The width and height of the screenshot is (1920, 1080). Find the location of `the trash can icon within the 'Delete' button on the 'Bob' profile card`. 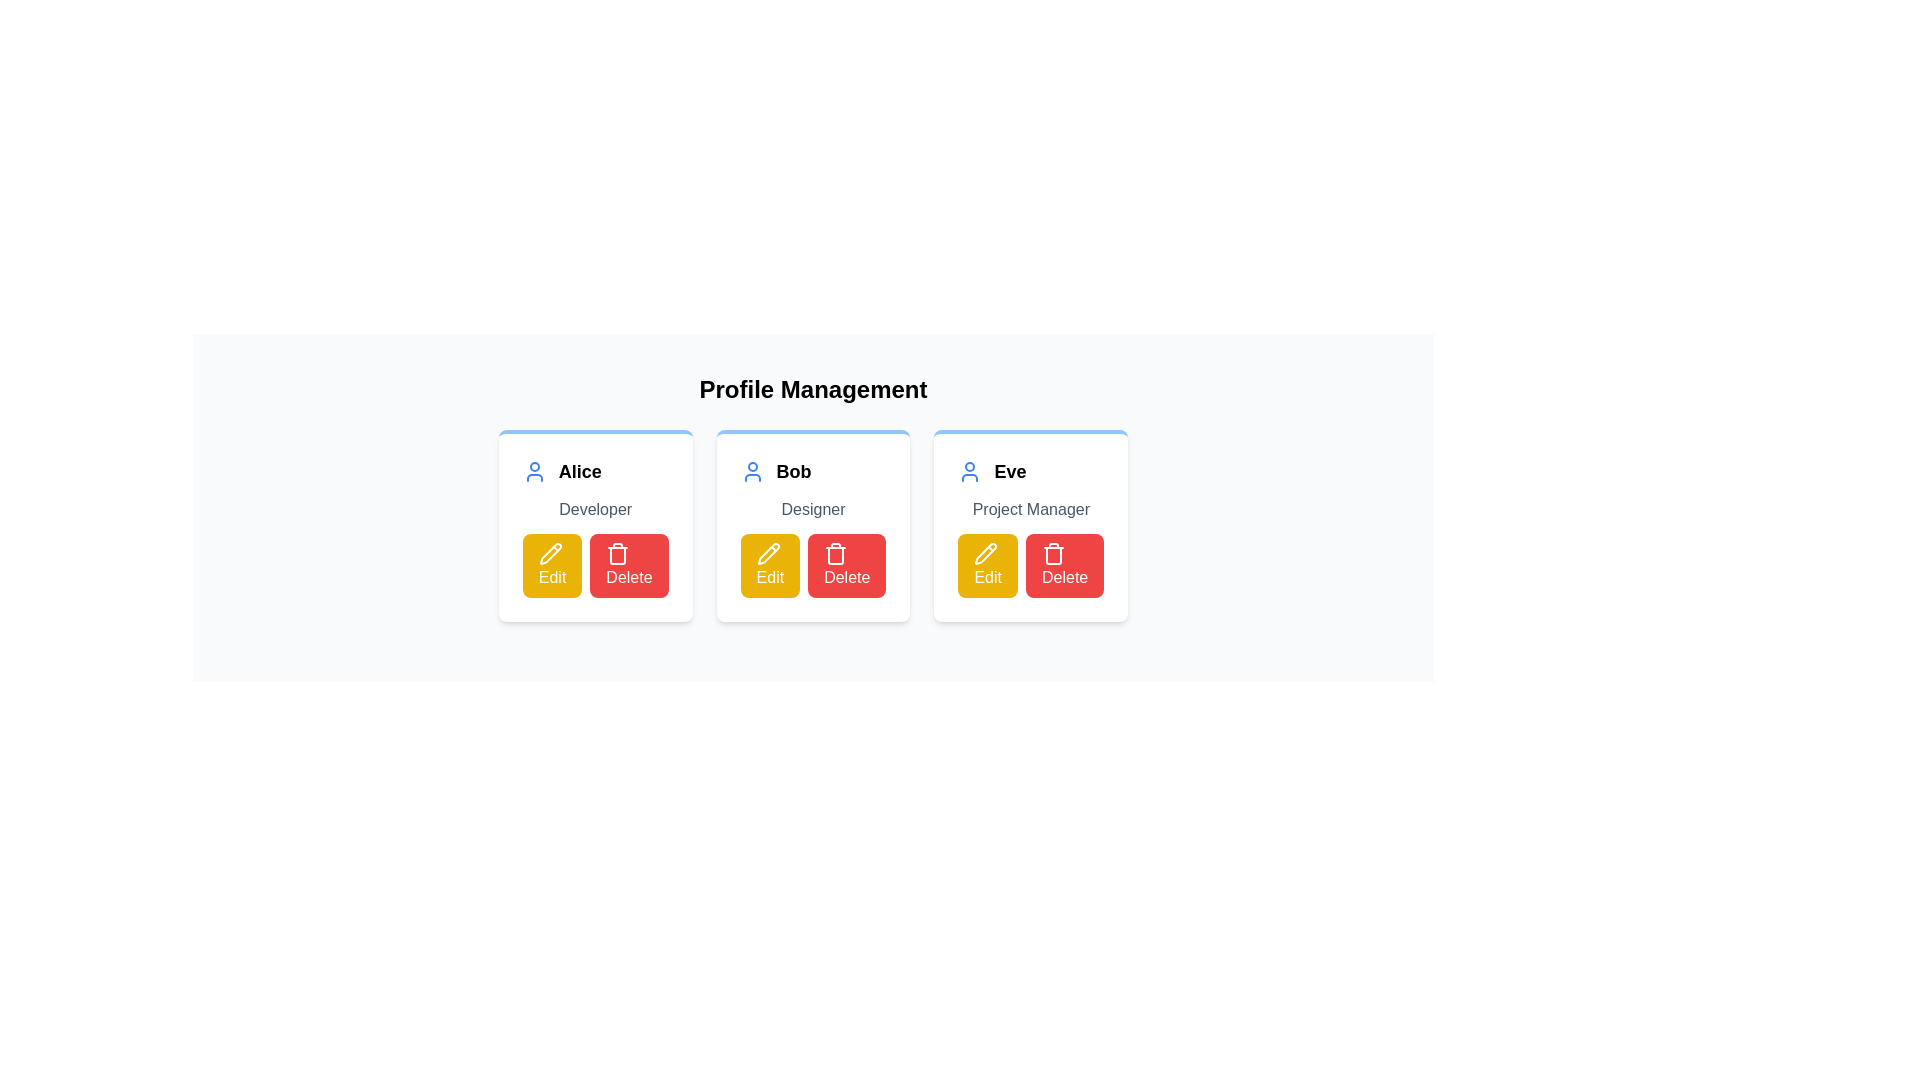

the trash can icon within the 'Delete' button on the 'Bob' profile card is located at coordinates (836, 554).